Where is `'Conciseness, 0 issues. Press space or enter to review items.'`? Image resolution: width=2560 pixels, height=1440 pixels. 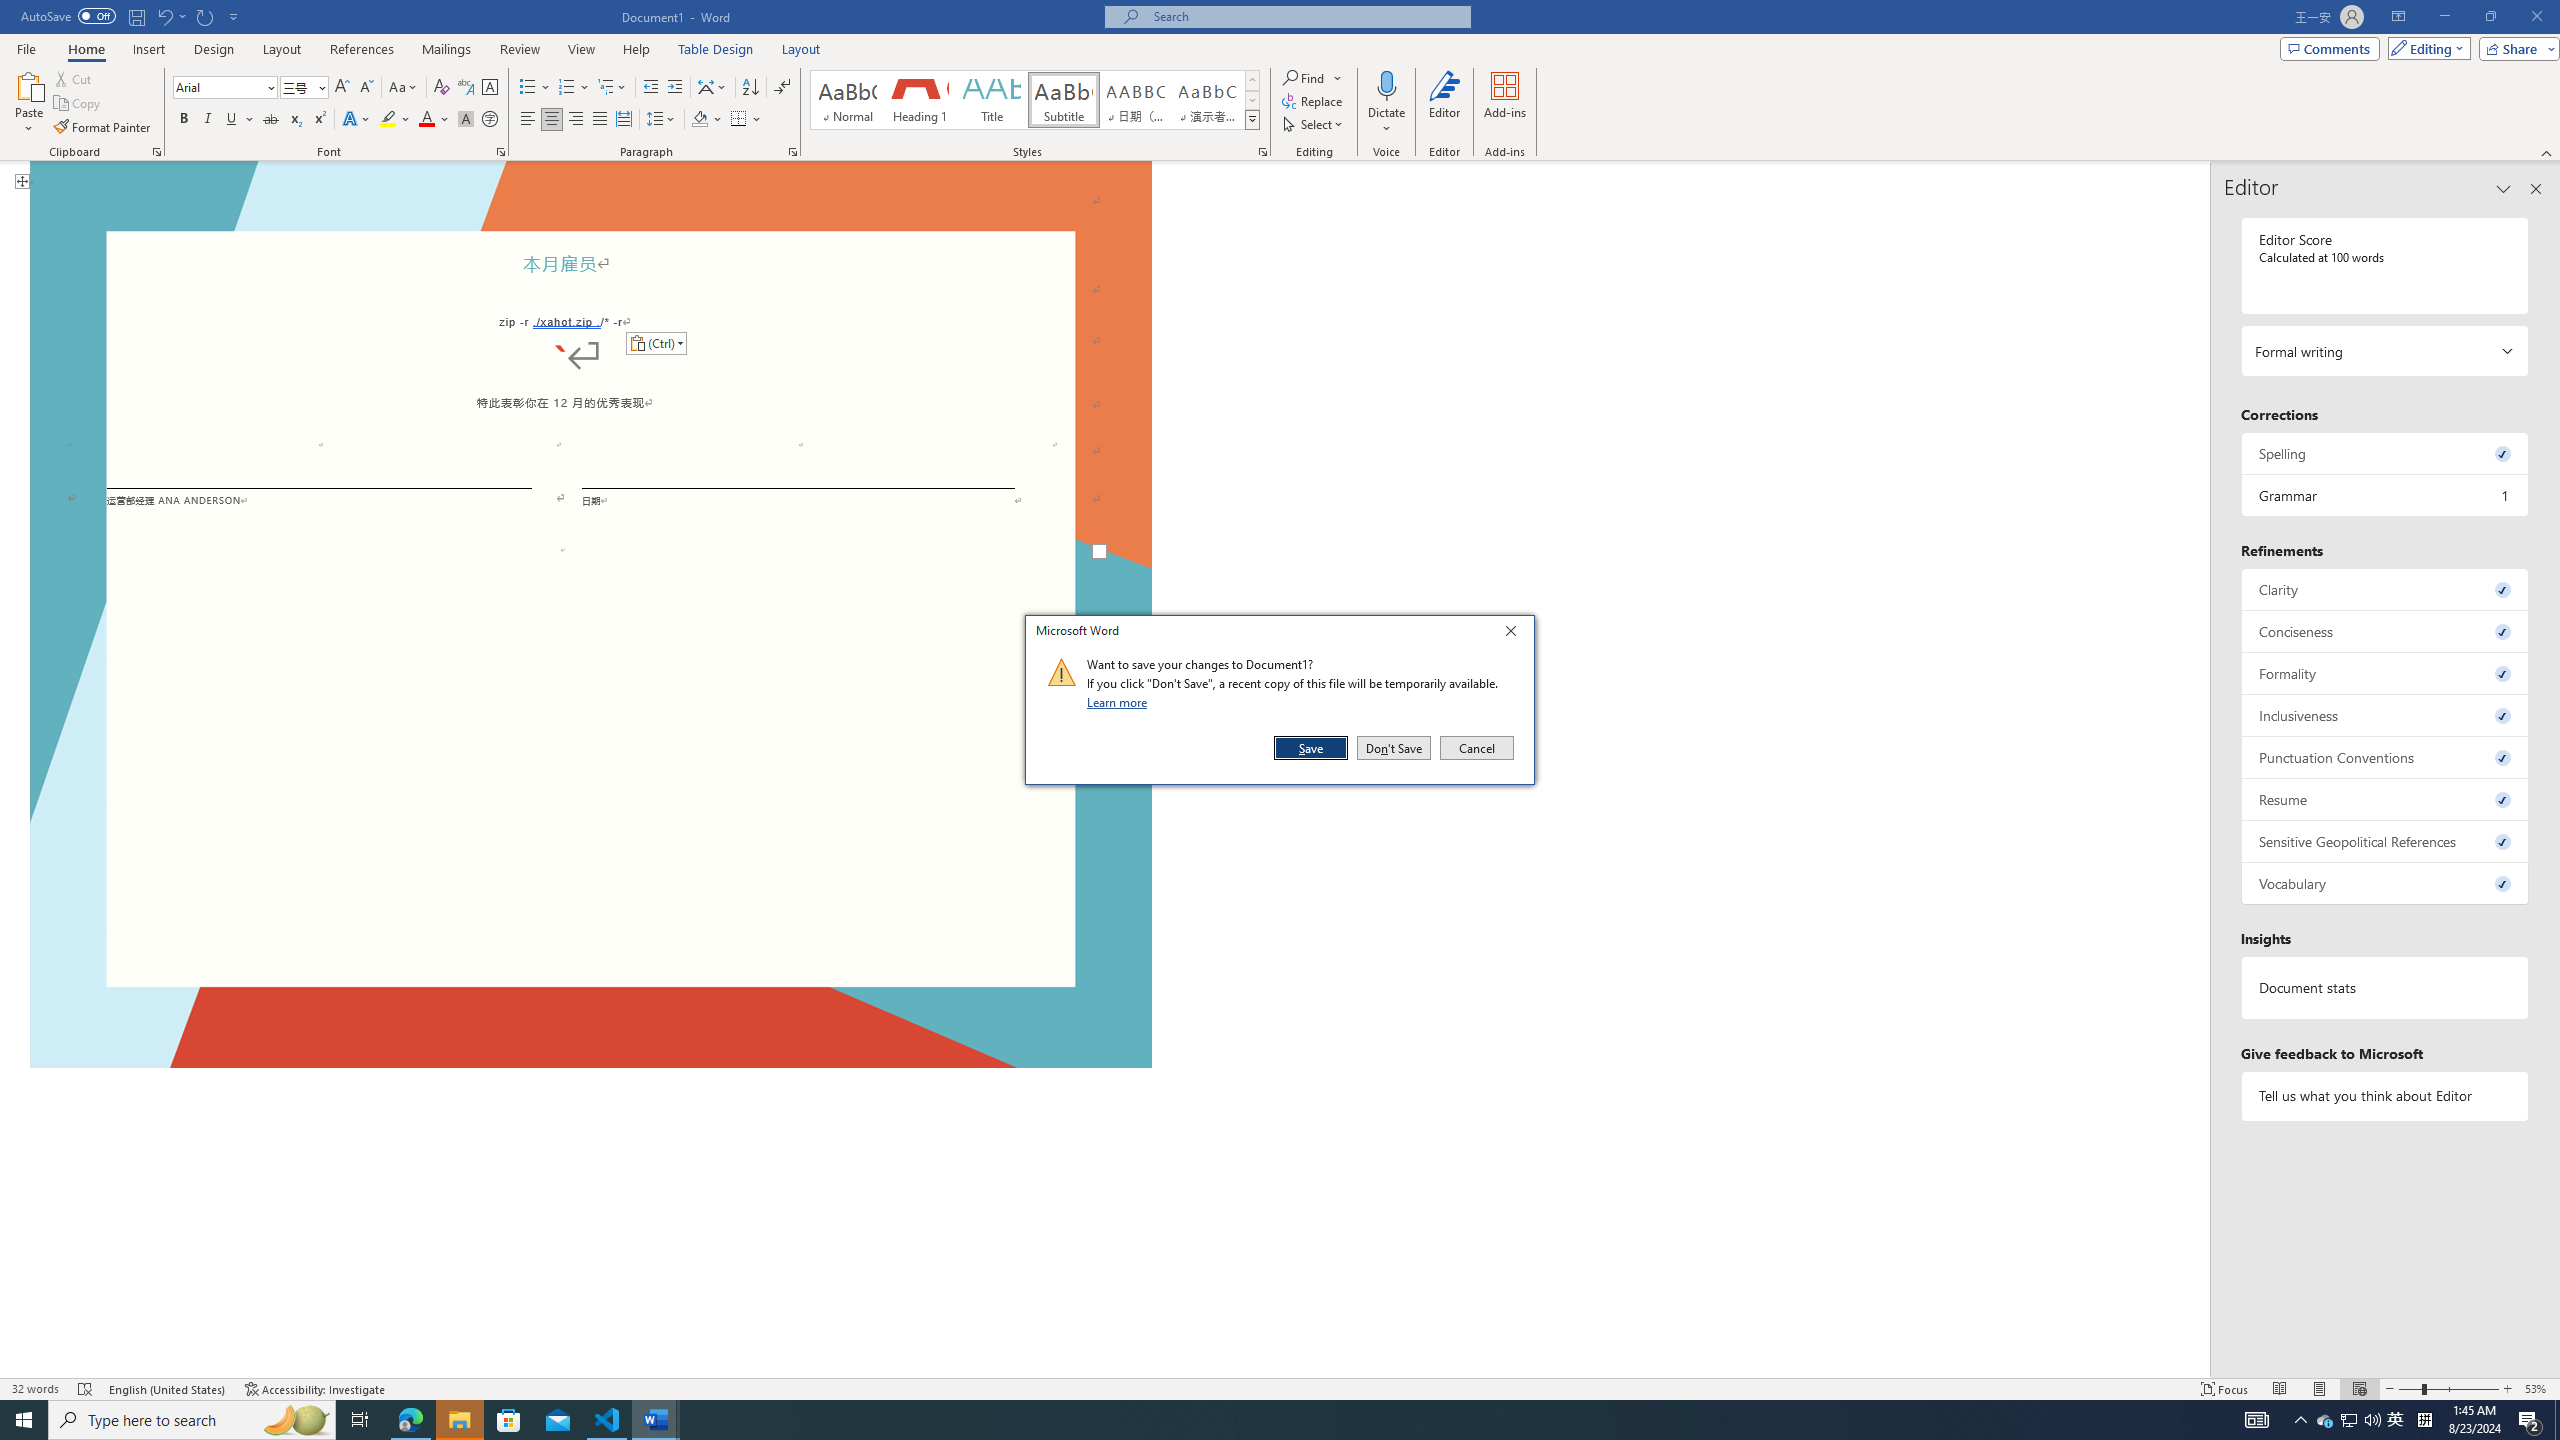
'Conciseness, 0 issues. Press space or enter to review items.' is located at coordinates (2384, 631).